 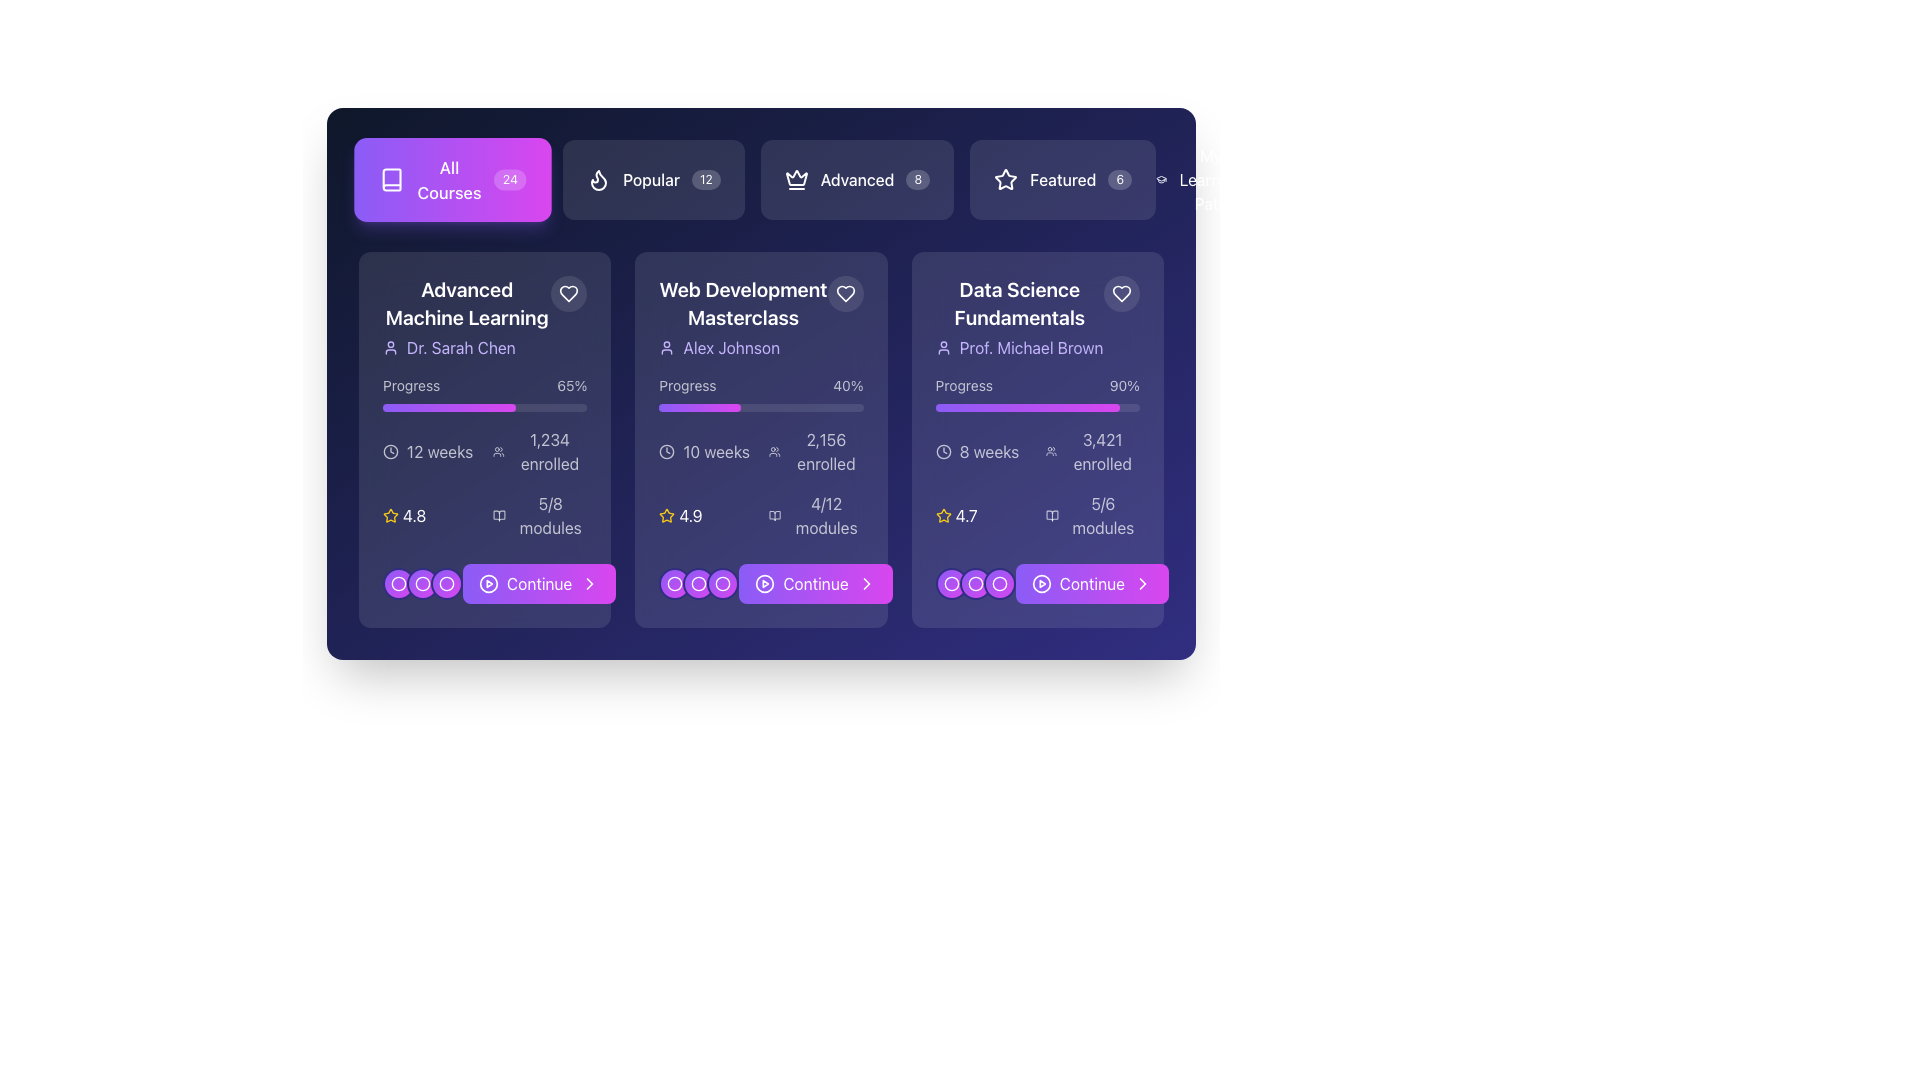 I want to click on the text label displaying the number of individuals enrolled in the 'Data Science Fundamentals' course, located on the rightmost card above the bottom row of icons and buttons, so click(x=1101, y=451).